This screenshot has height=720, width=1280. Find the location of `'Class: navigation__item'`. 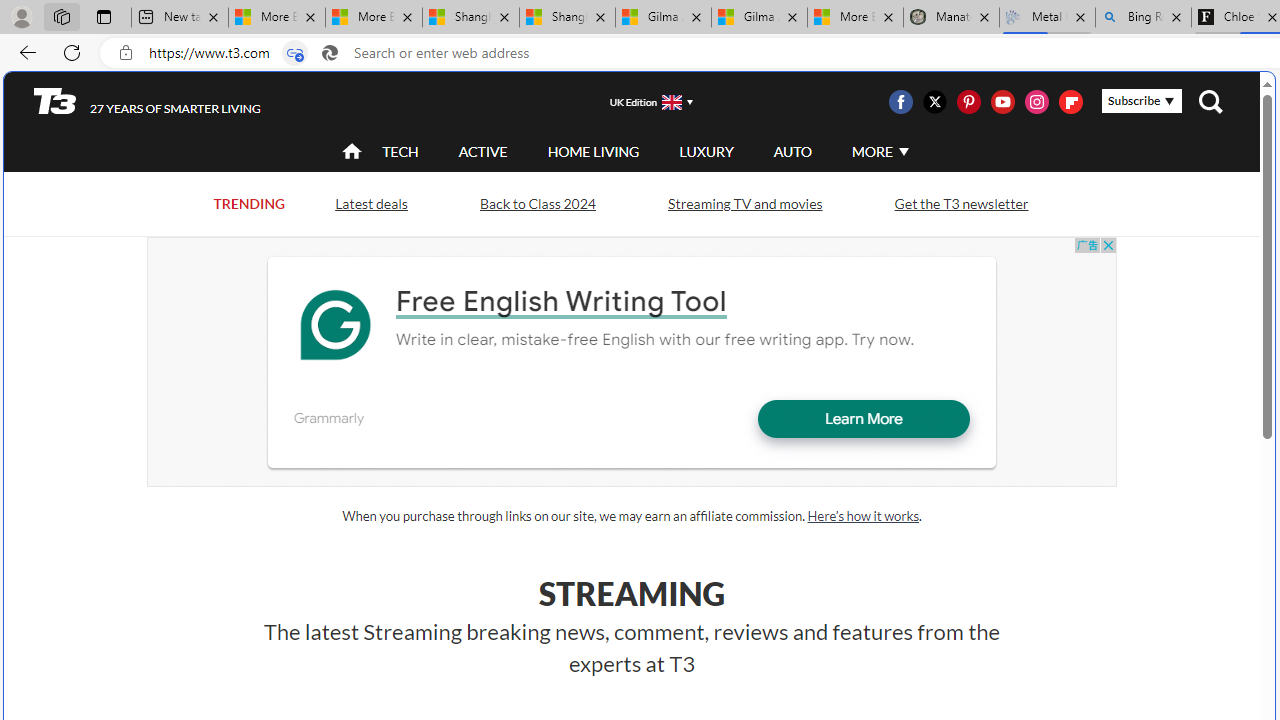

'Class: navigation__item' is located at coordinates (350, 150).